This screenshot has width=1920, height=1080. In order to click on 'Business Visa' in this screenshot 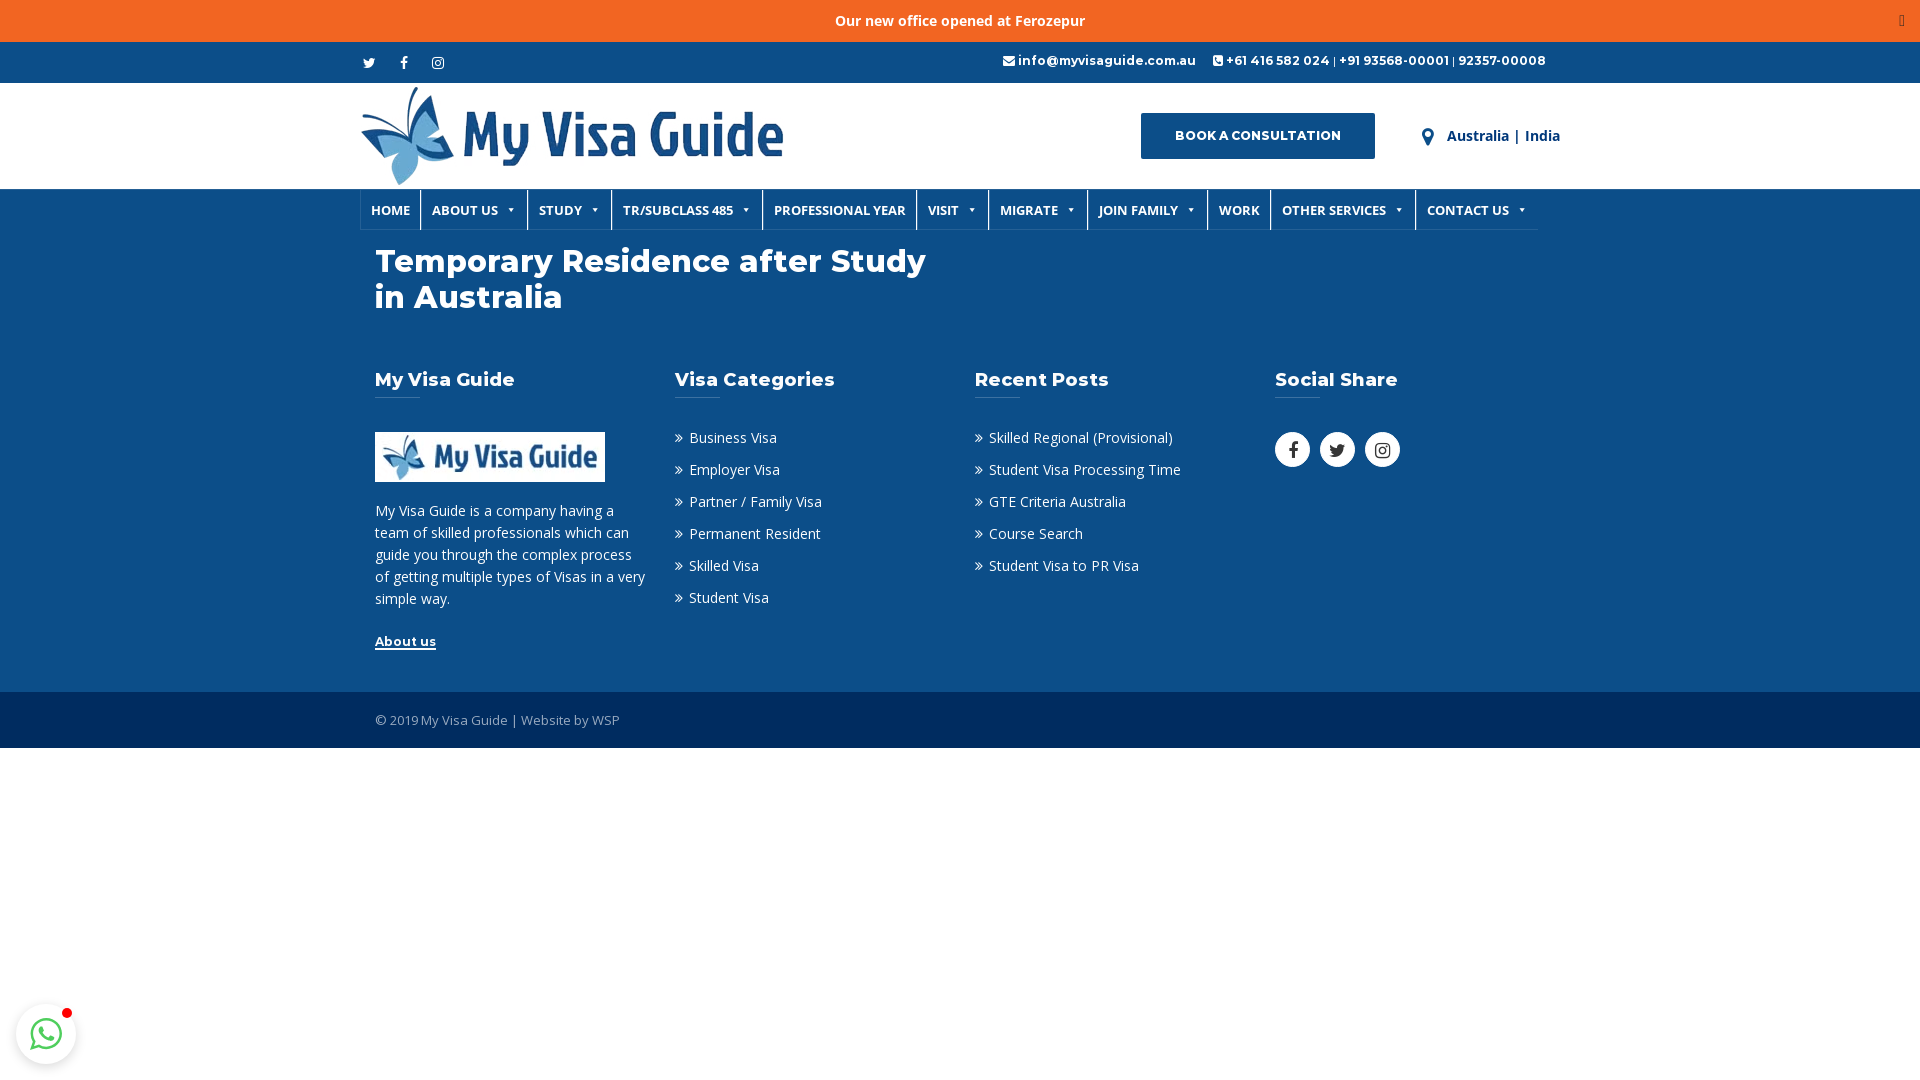, I will do `click(724, 436)`.